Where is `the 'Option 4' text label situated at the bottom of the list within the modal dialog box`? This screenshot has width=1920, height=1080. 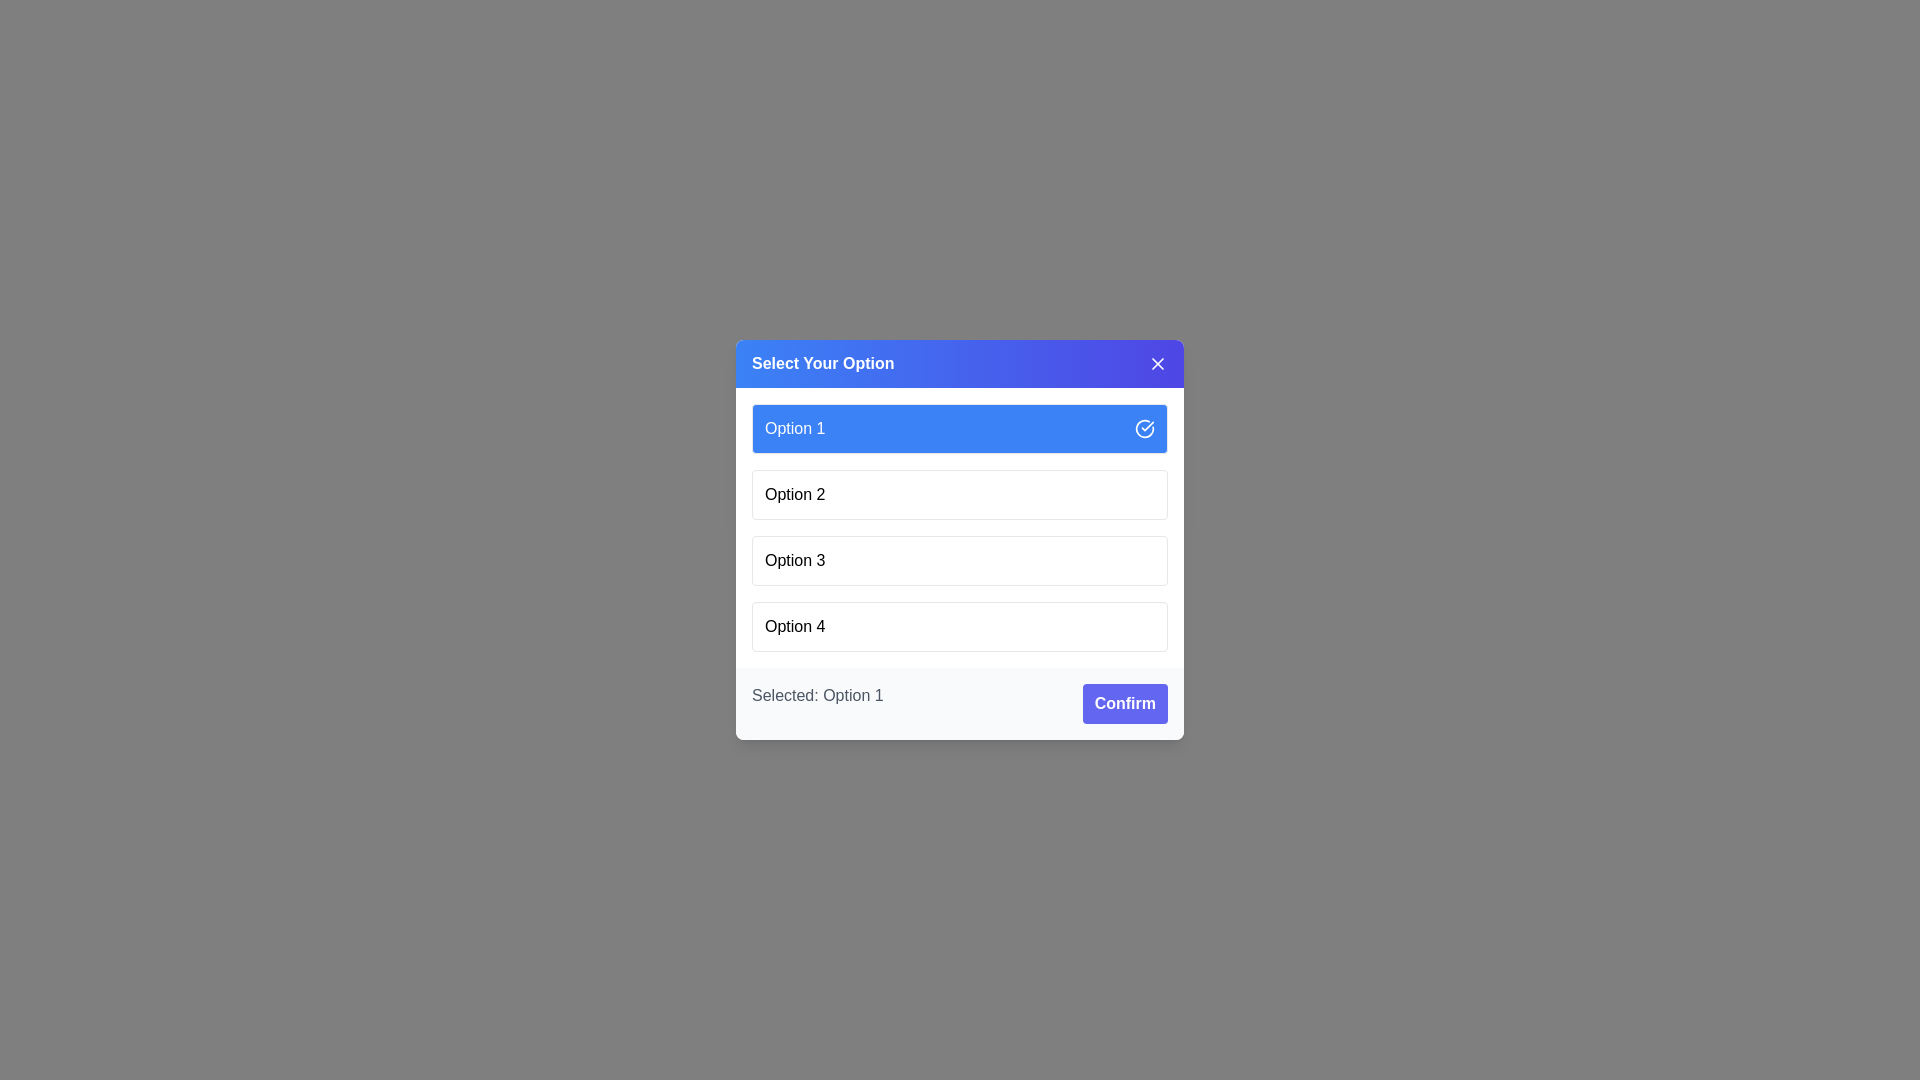
the 'Option 4' text label situated at the bottom of the list within the modal dialog box is located at coordinates (794, 626).